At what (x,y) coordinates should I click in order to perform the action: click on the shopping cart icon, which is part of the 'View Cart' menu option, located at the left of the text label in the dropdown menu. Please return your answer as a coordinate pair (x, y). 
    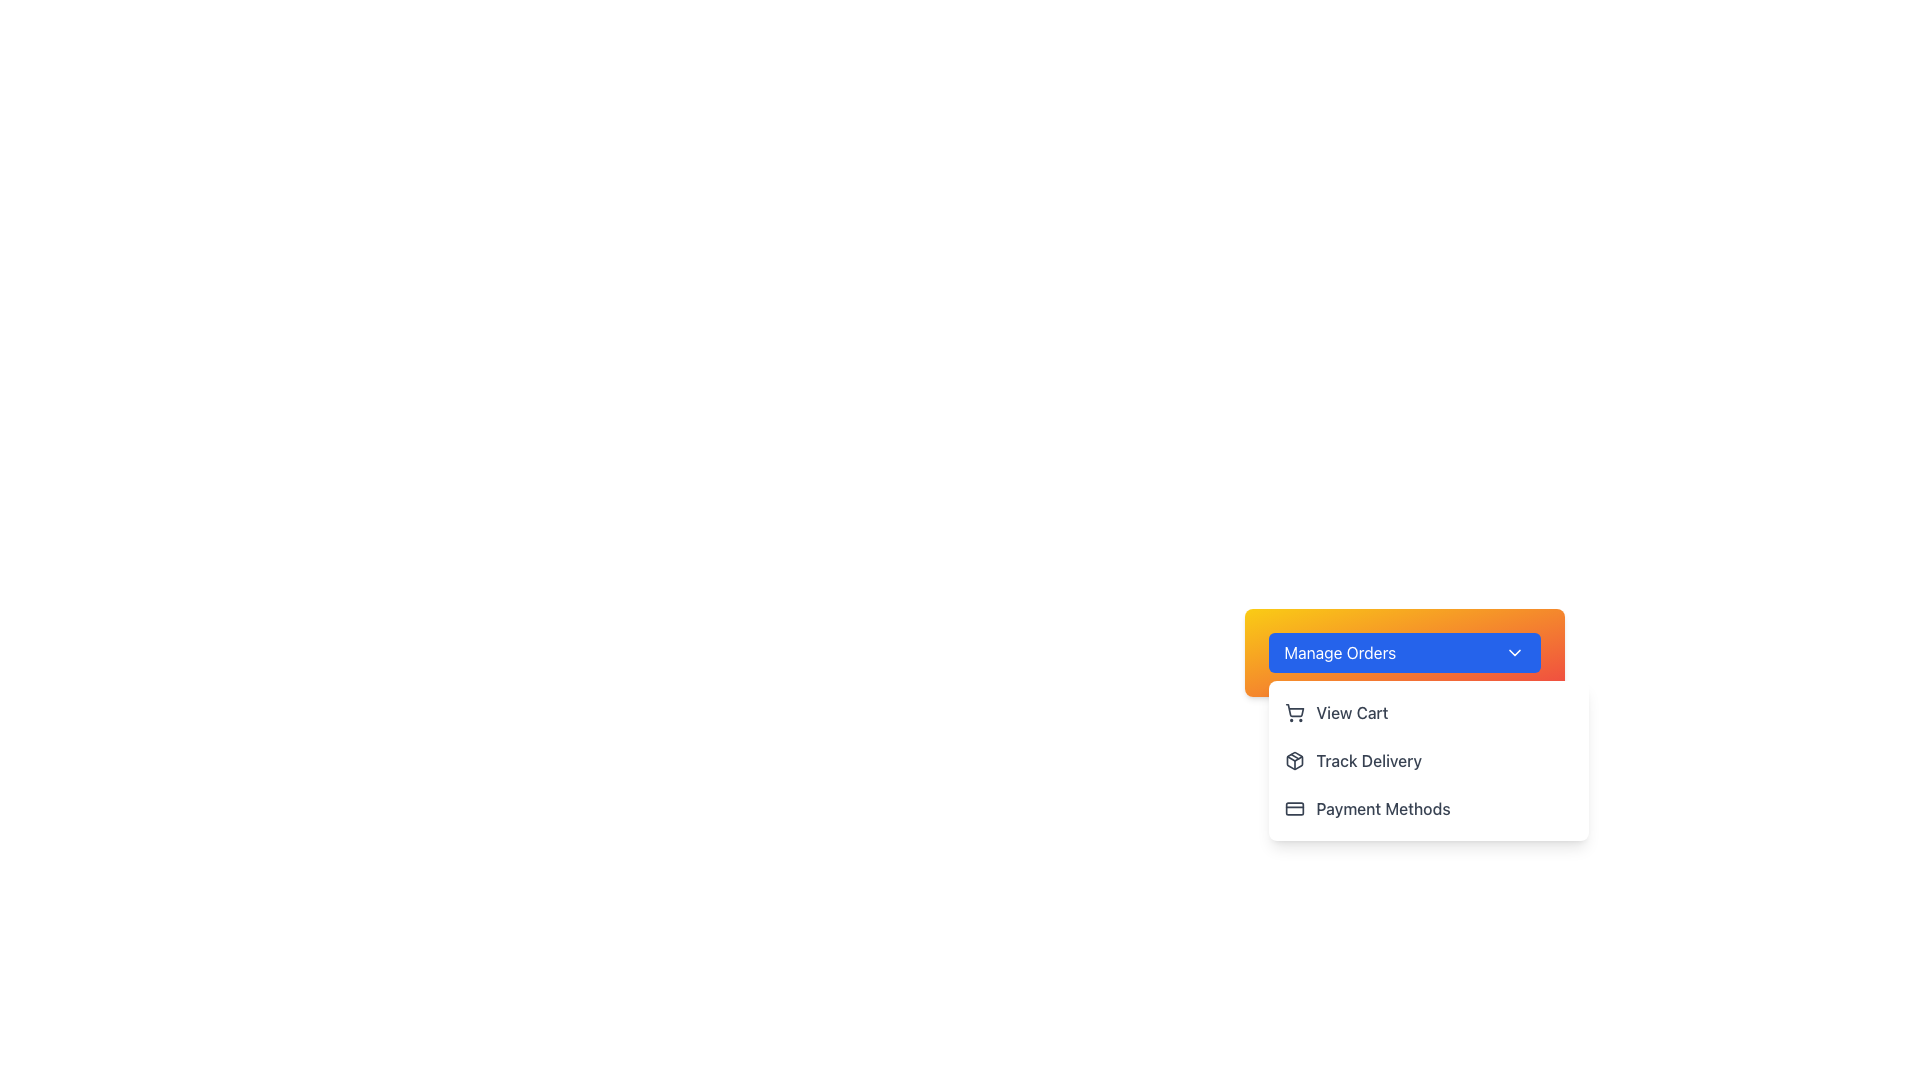
    Looking at the image, I should click on (1294, 712).